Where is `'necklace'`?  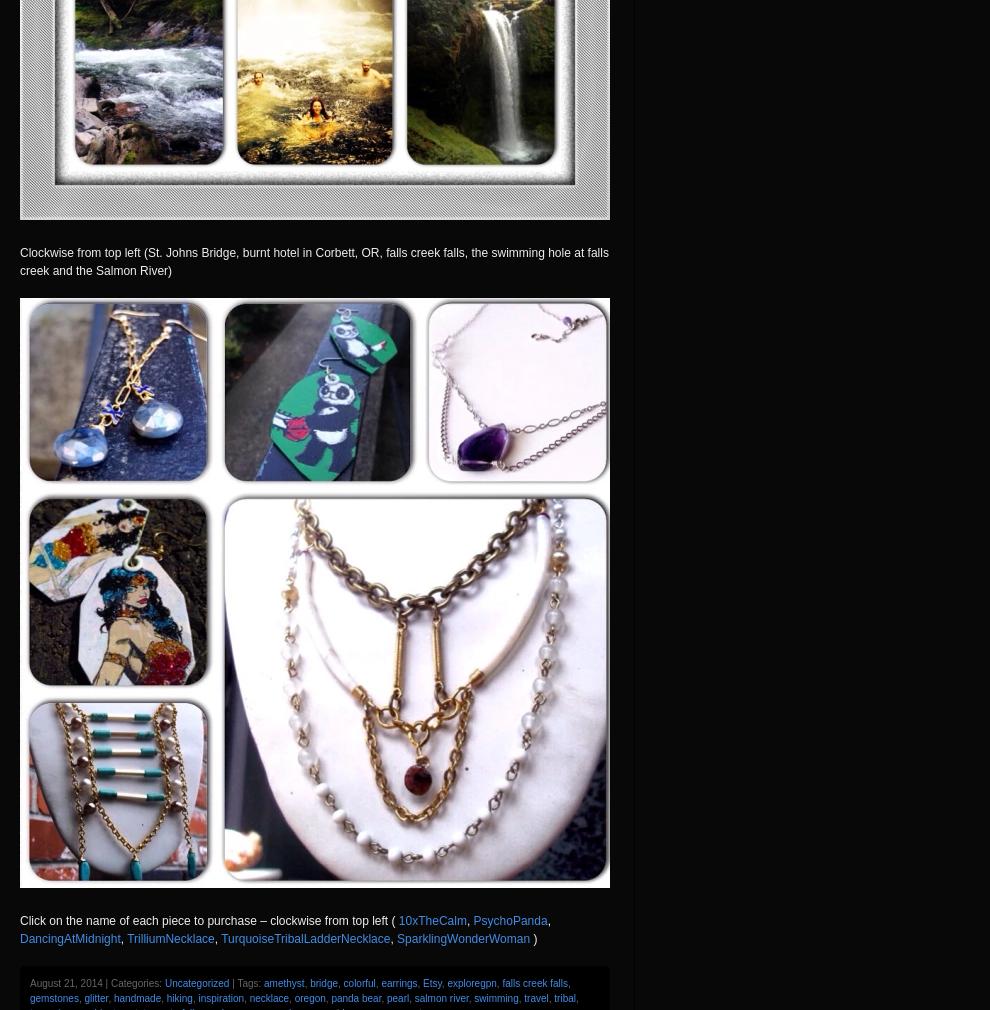 'necklace' is located at coordinates (268, 997).